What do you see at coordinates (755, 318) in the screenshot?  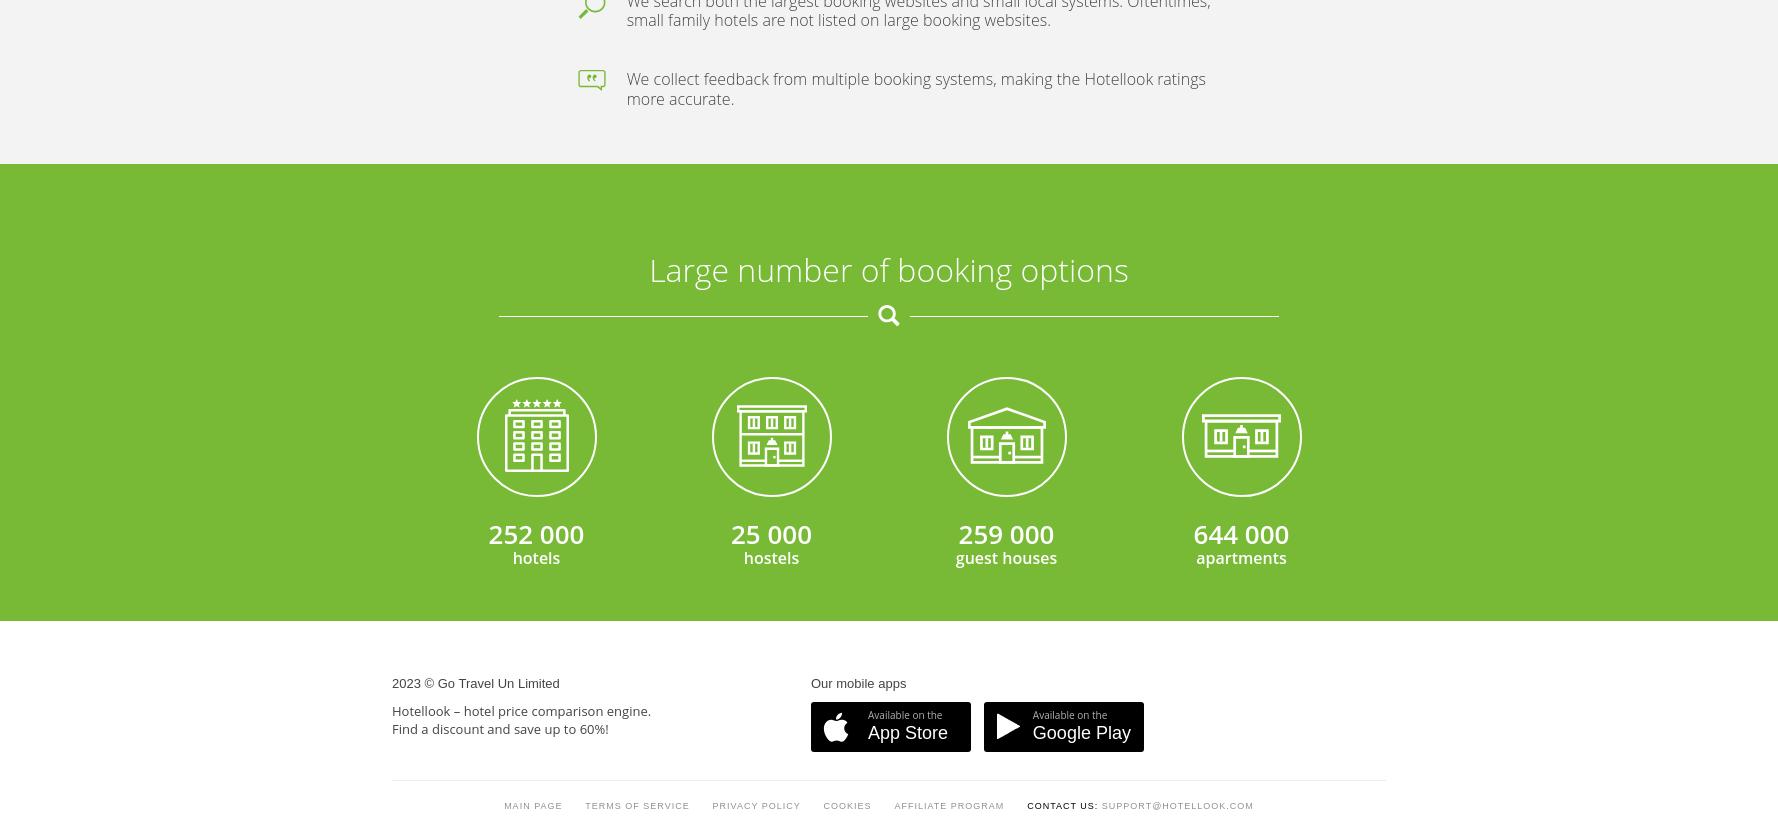 I see `'Privacy policy'` at bounding box center [755, 318].